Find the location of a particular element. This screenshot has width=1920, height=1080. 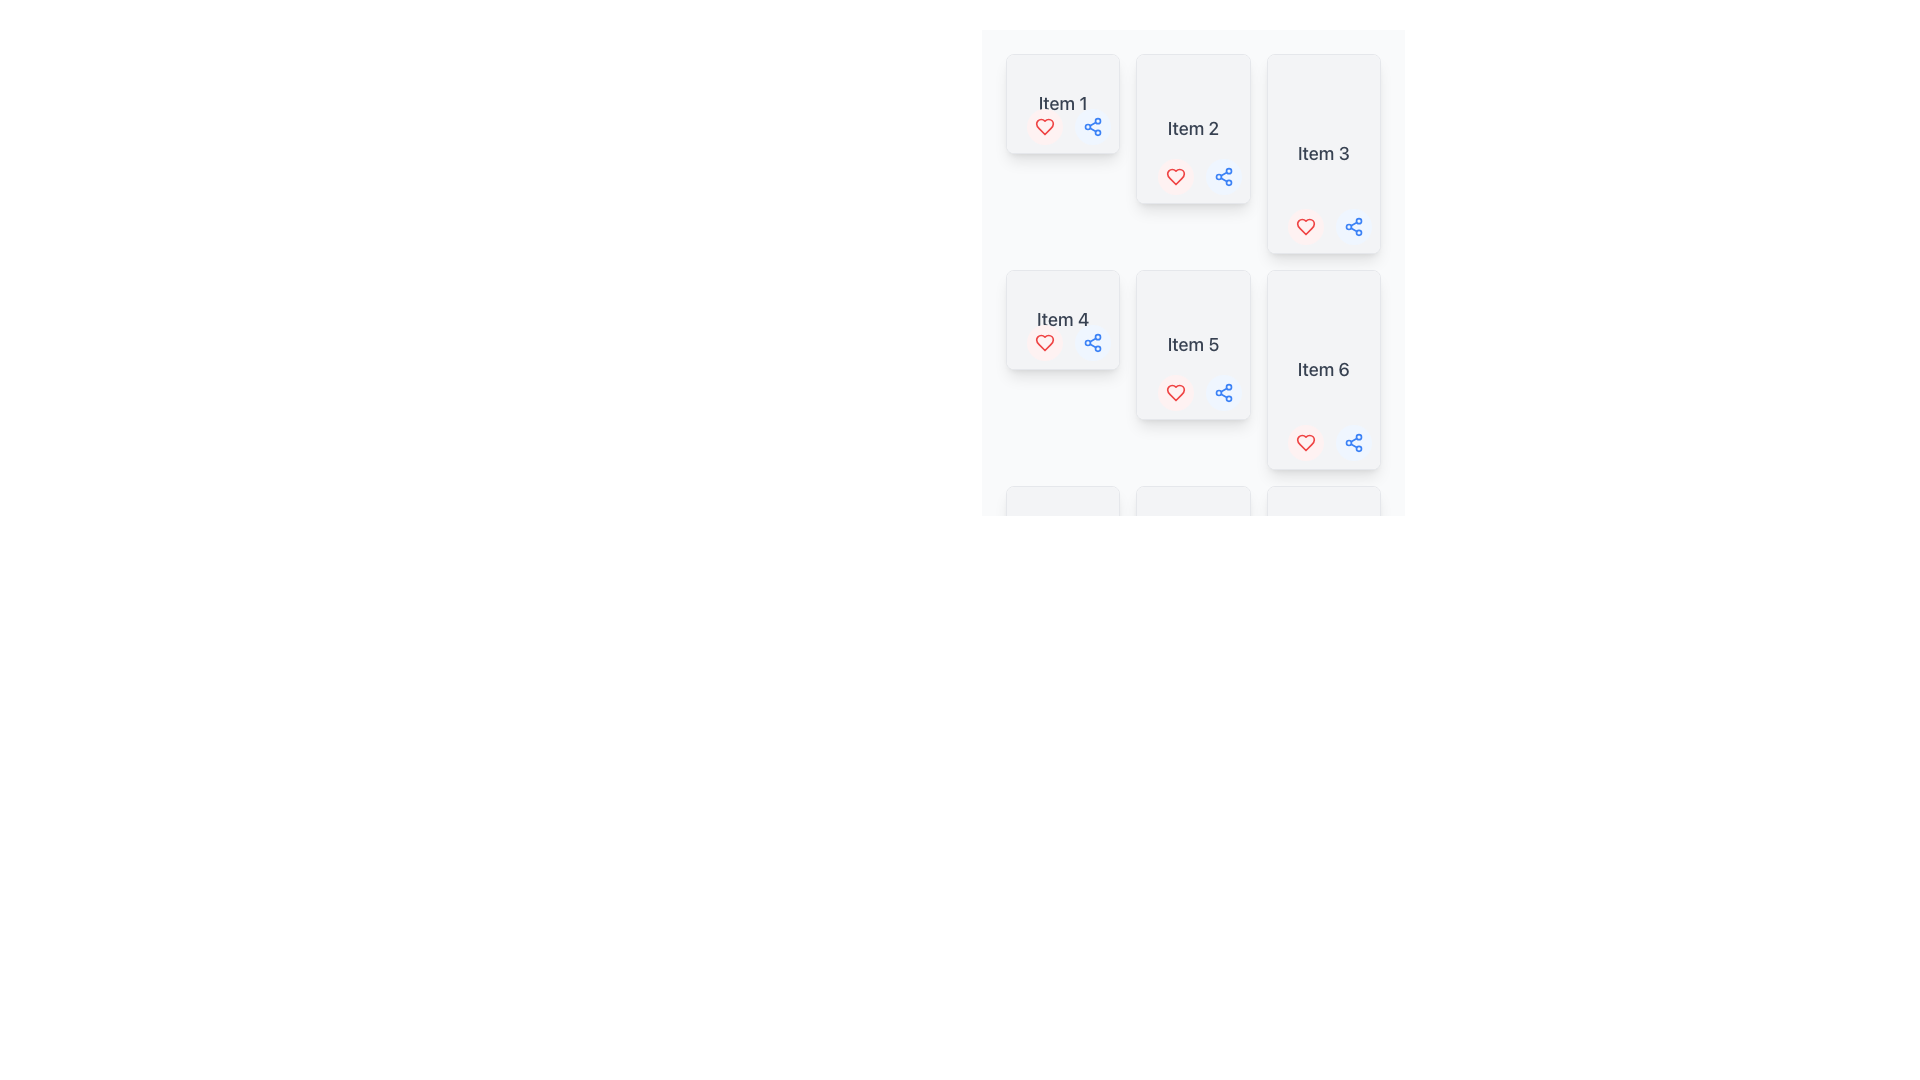

the share icon located in the lower-right quadrant of the card labeled 'Item 6' is located at coordinates (1353, 442).